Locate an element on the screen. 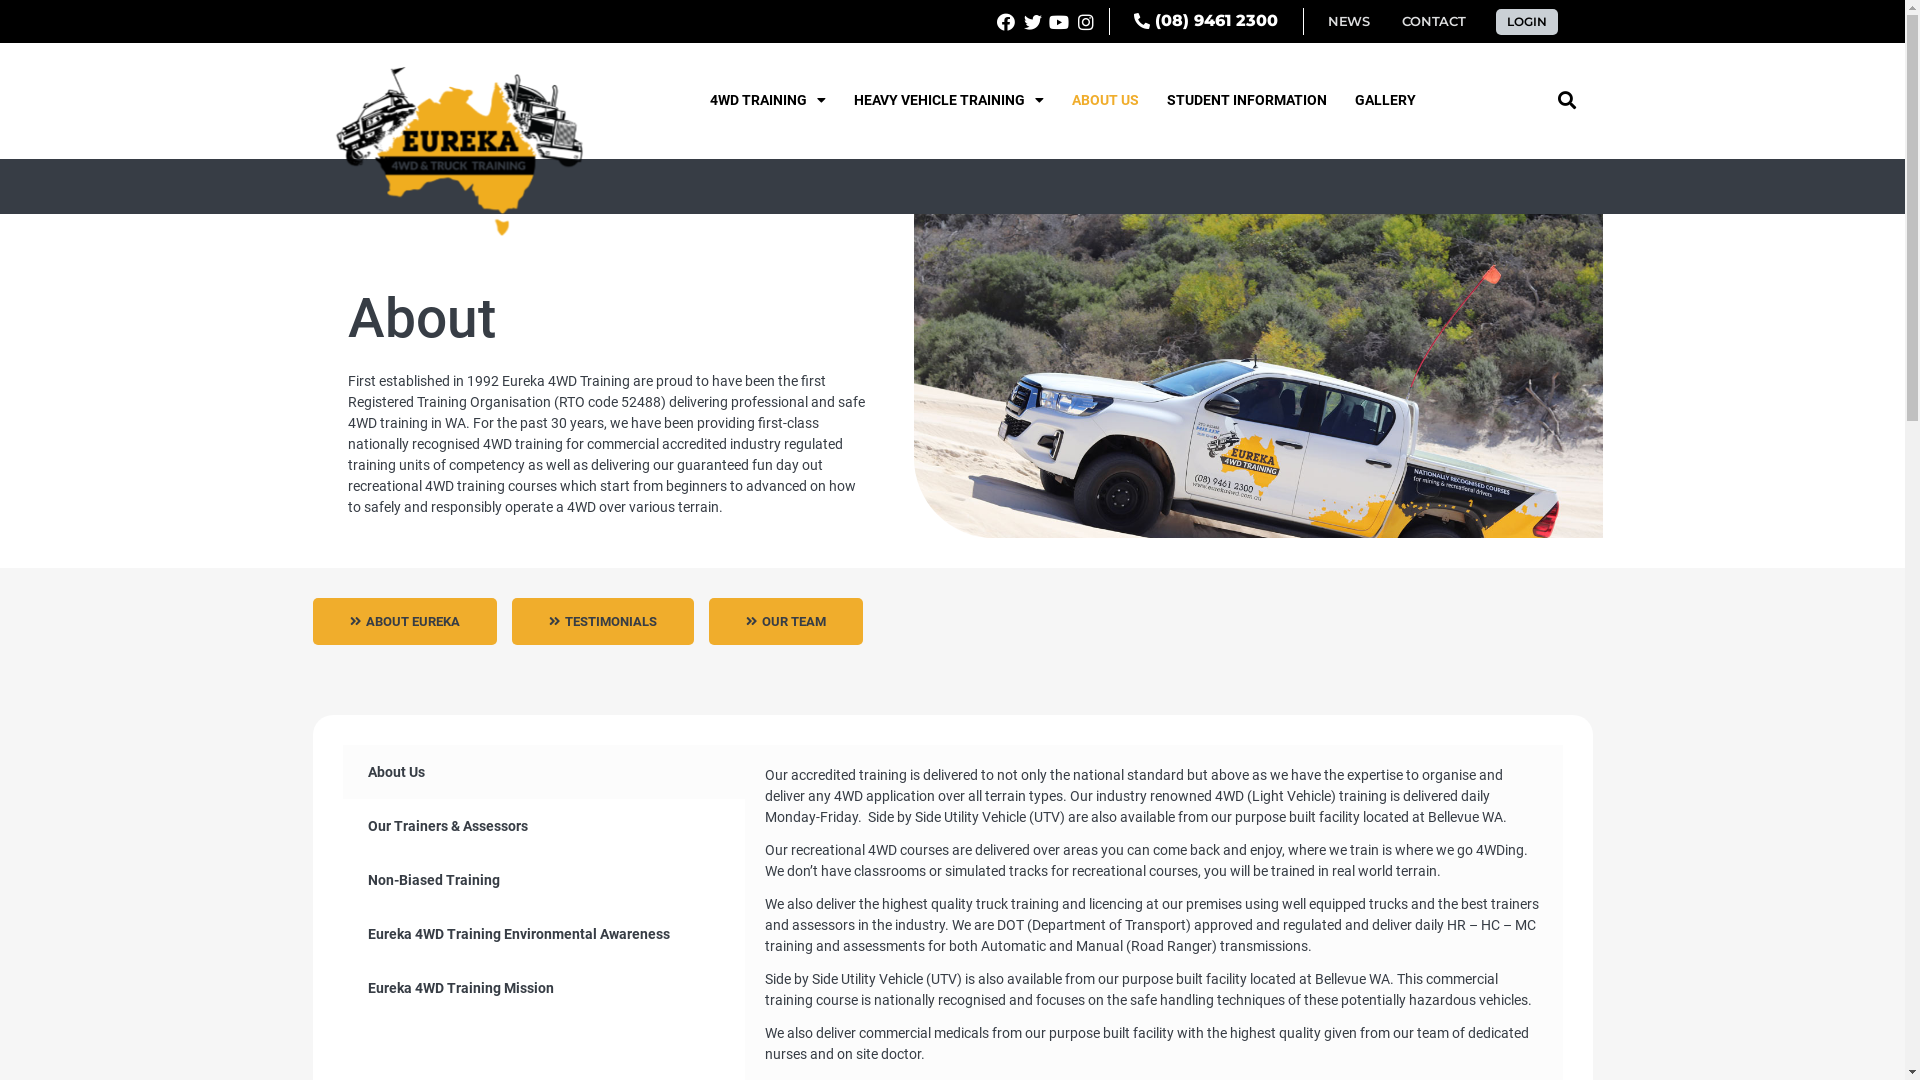 Image resolution: width=1920 pixels, height=1080 pixels. 'HEAVY VEHICLE TRAINING' is located at coordinates (948, 100).